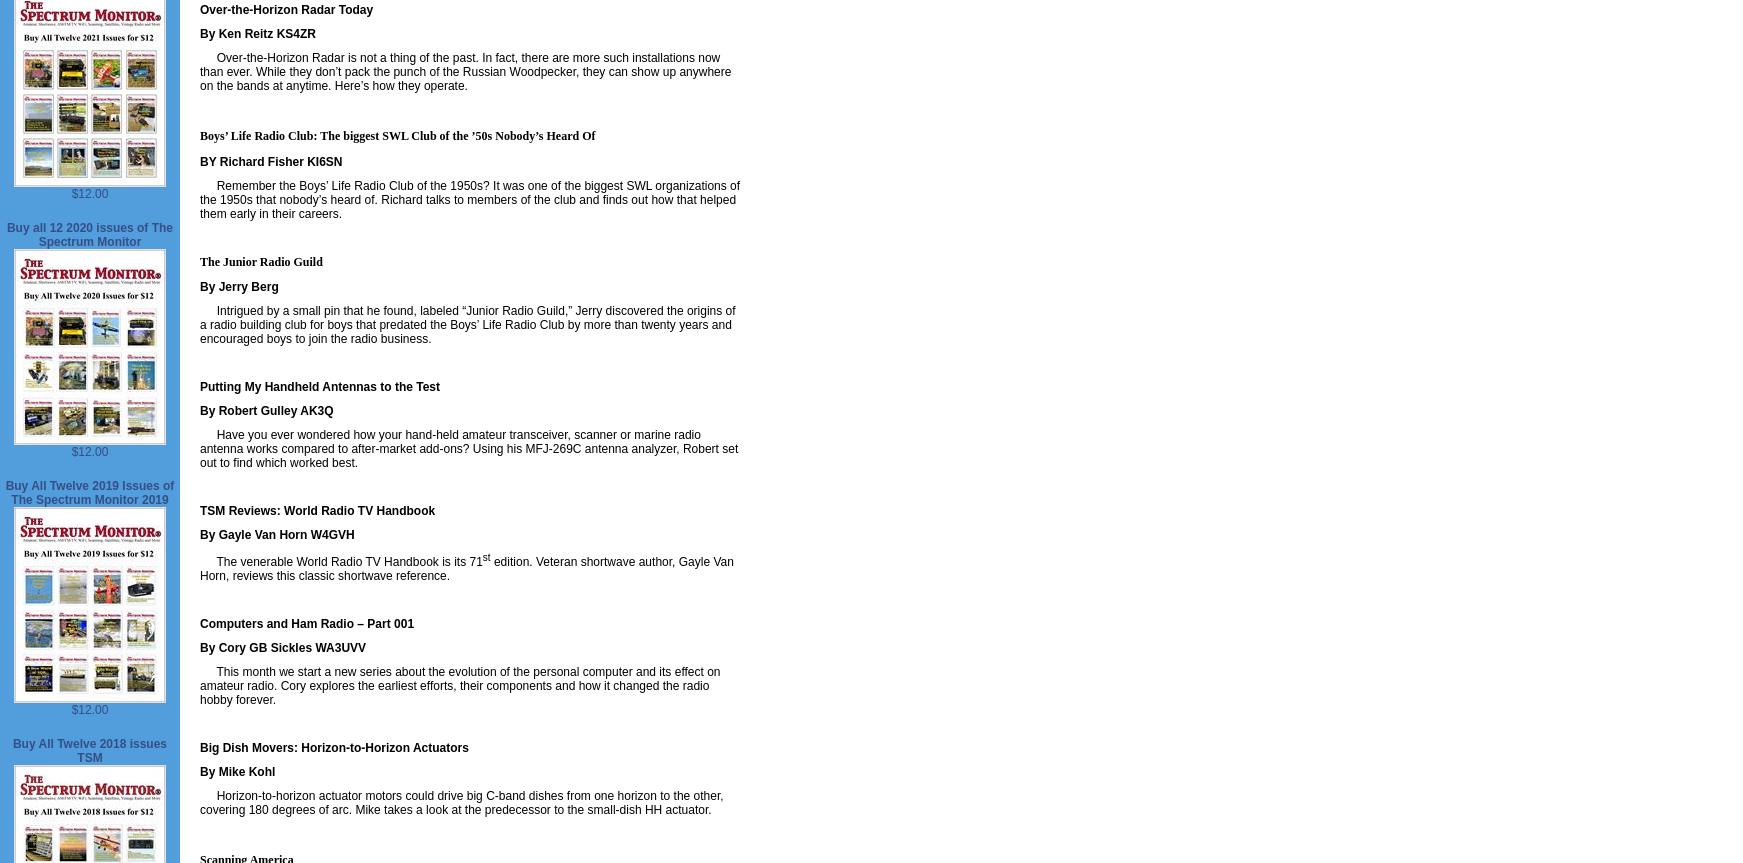 This screenshot has height=863, width=1743. What do you see at coordinates (88, 750) in the screenshot?
I see `'Buy All Twelve 2018 issues TSM'` at bounding box center [88, 750].